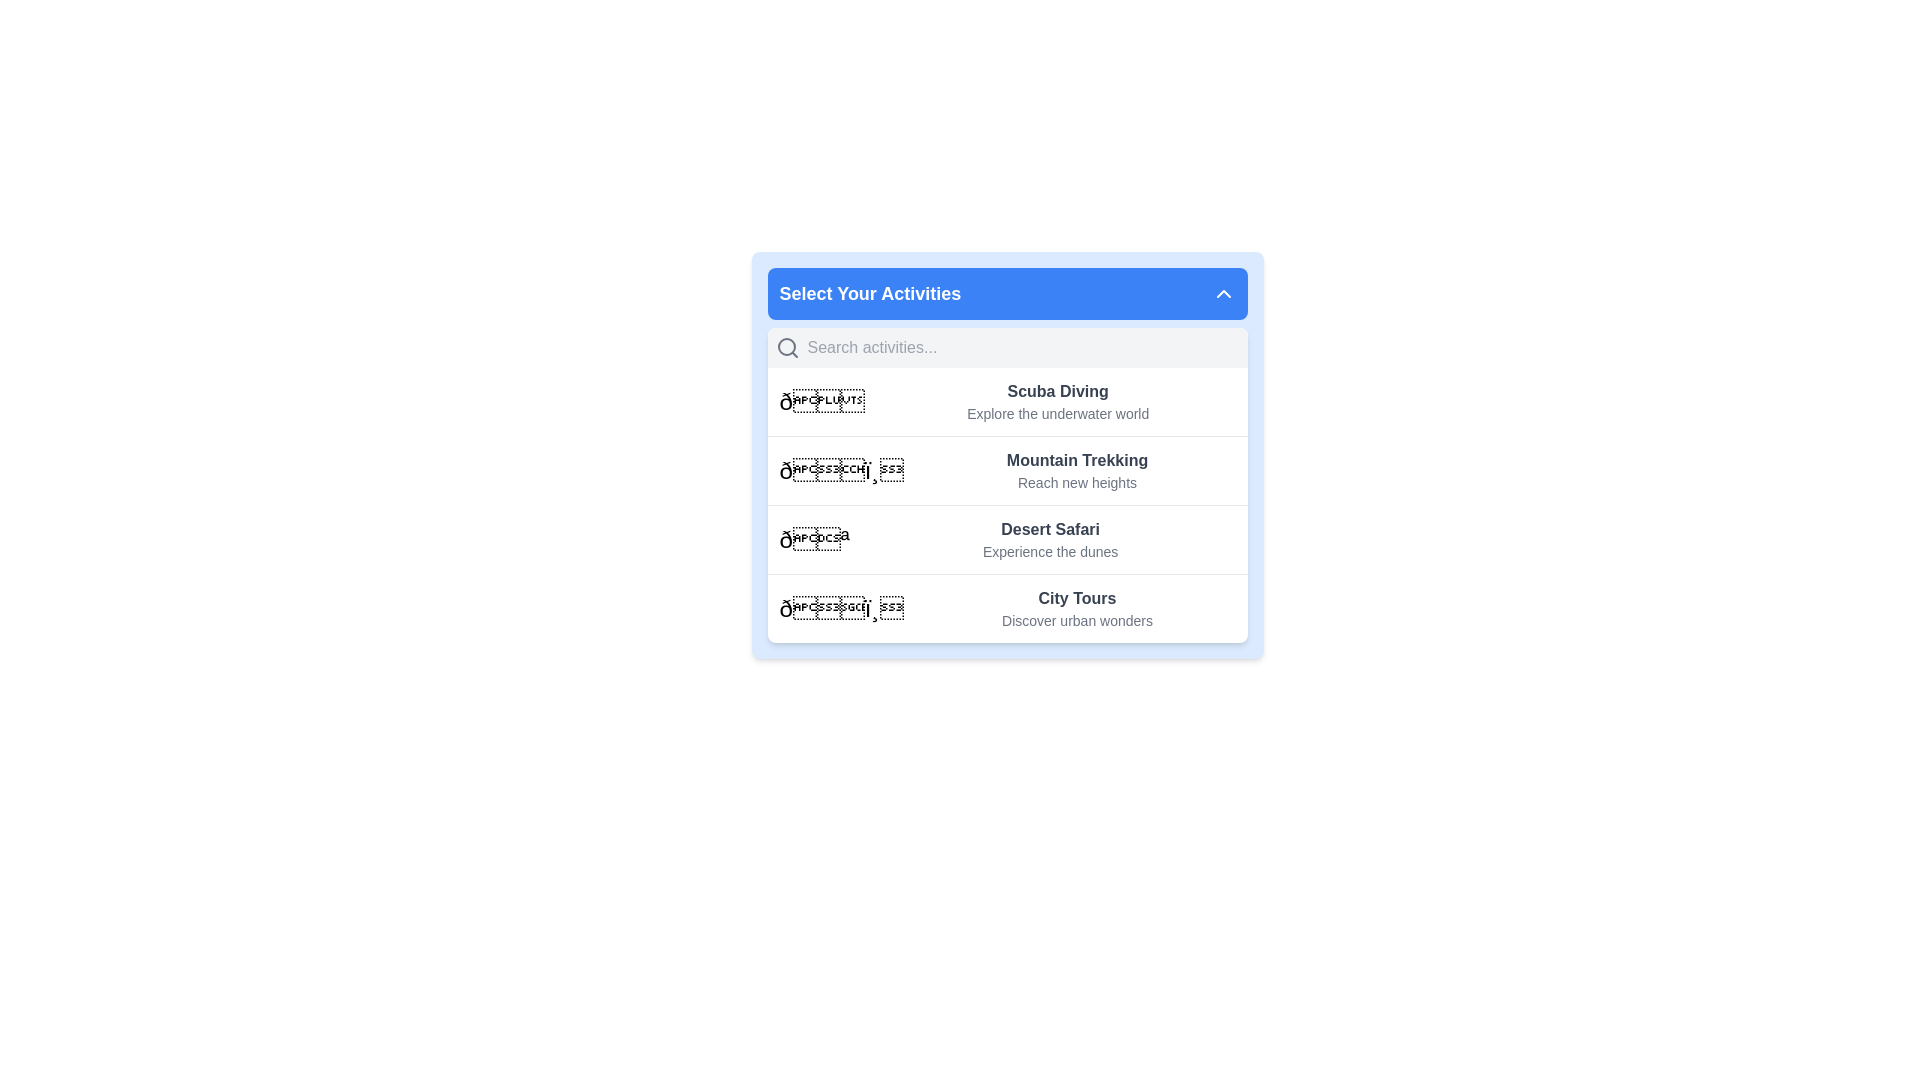 This screenshot has height=1080, width=1920. What do you see at coordinates (1007, 607) in the screenshot?
I see `the fourth list item titled 'City Tours' with the subtitle 'Discover urban wonders' in the menu` at bounding box center [1007, 607].